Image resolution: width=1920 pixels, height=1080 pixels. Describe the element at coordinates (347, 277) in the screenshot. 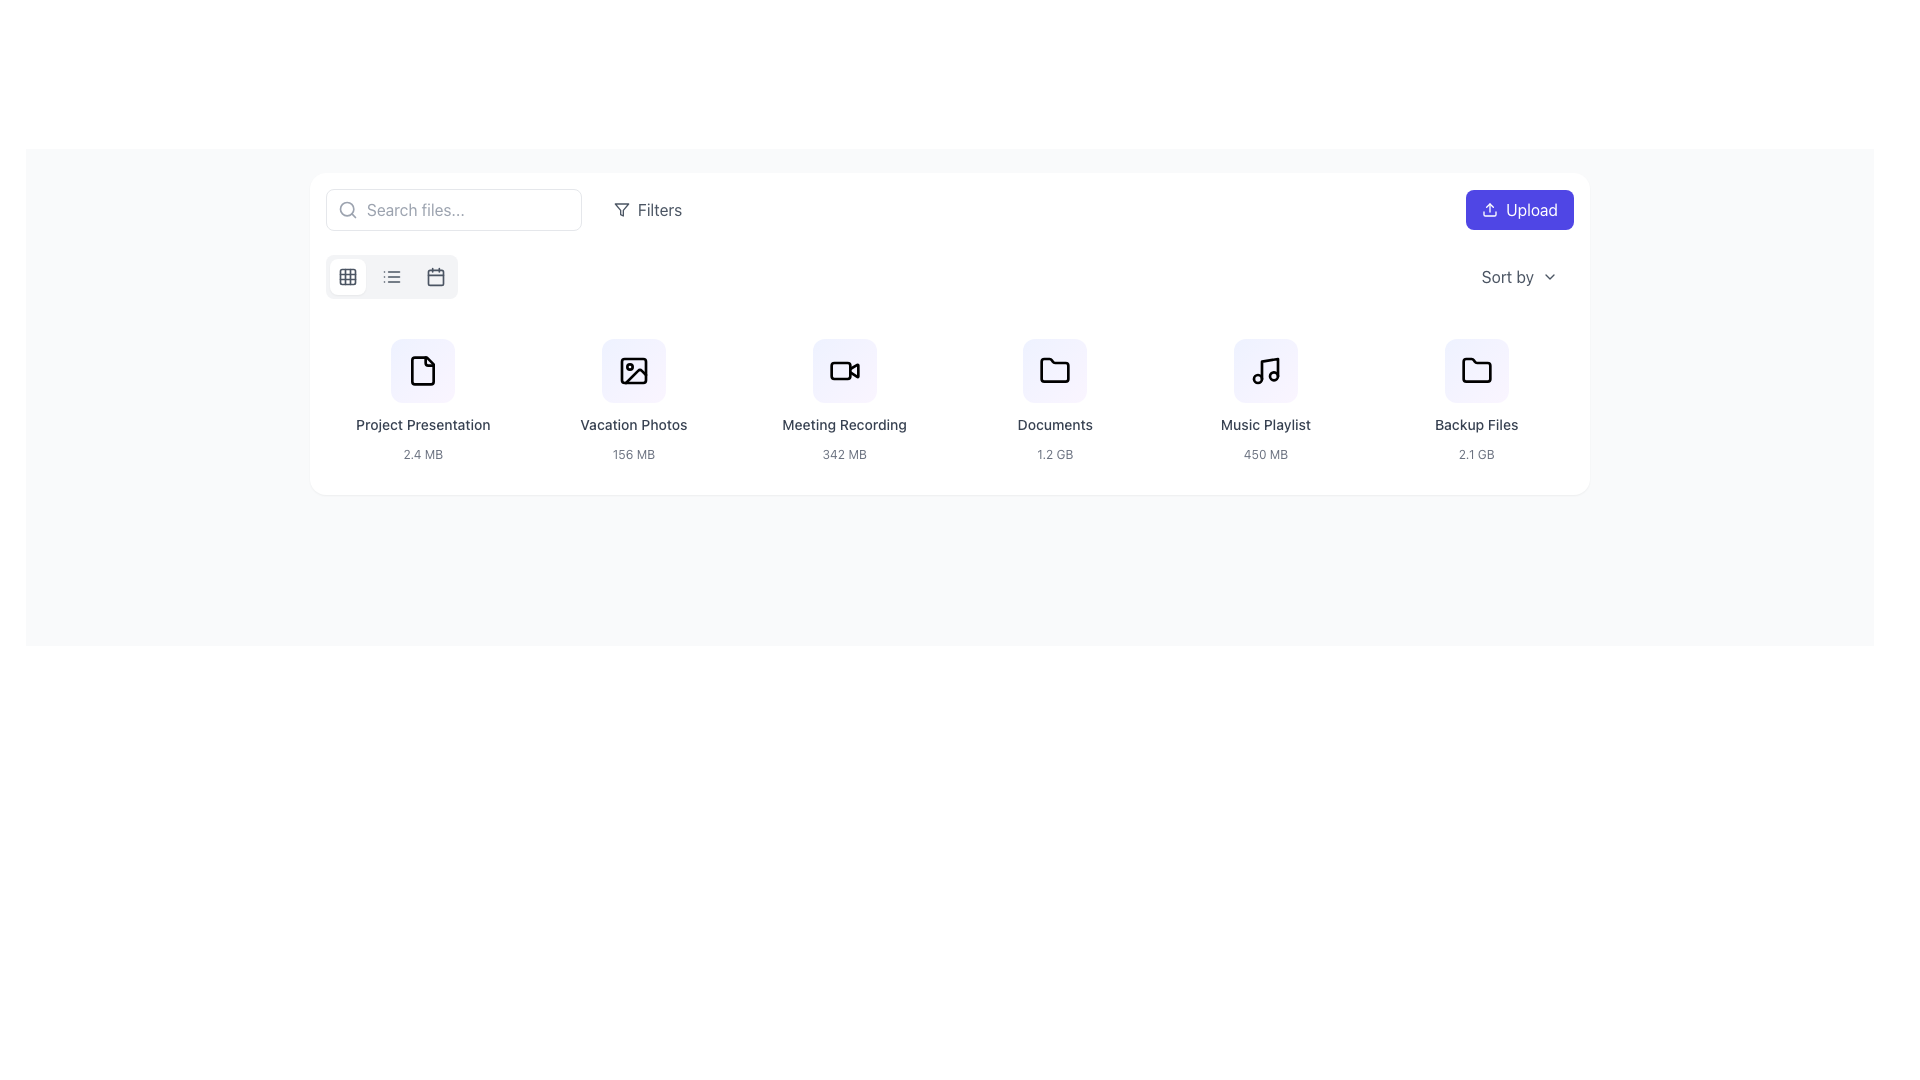

I see `grid icon located at the top-left of the interface, representing the first row and first column of a 3x3 grid layout` at that location.